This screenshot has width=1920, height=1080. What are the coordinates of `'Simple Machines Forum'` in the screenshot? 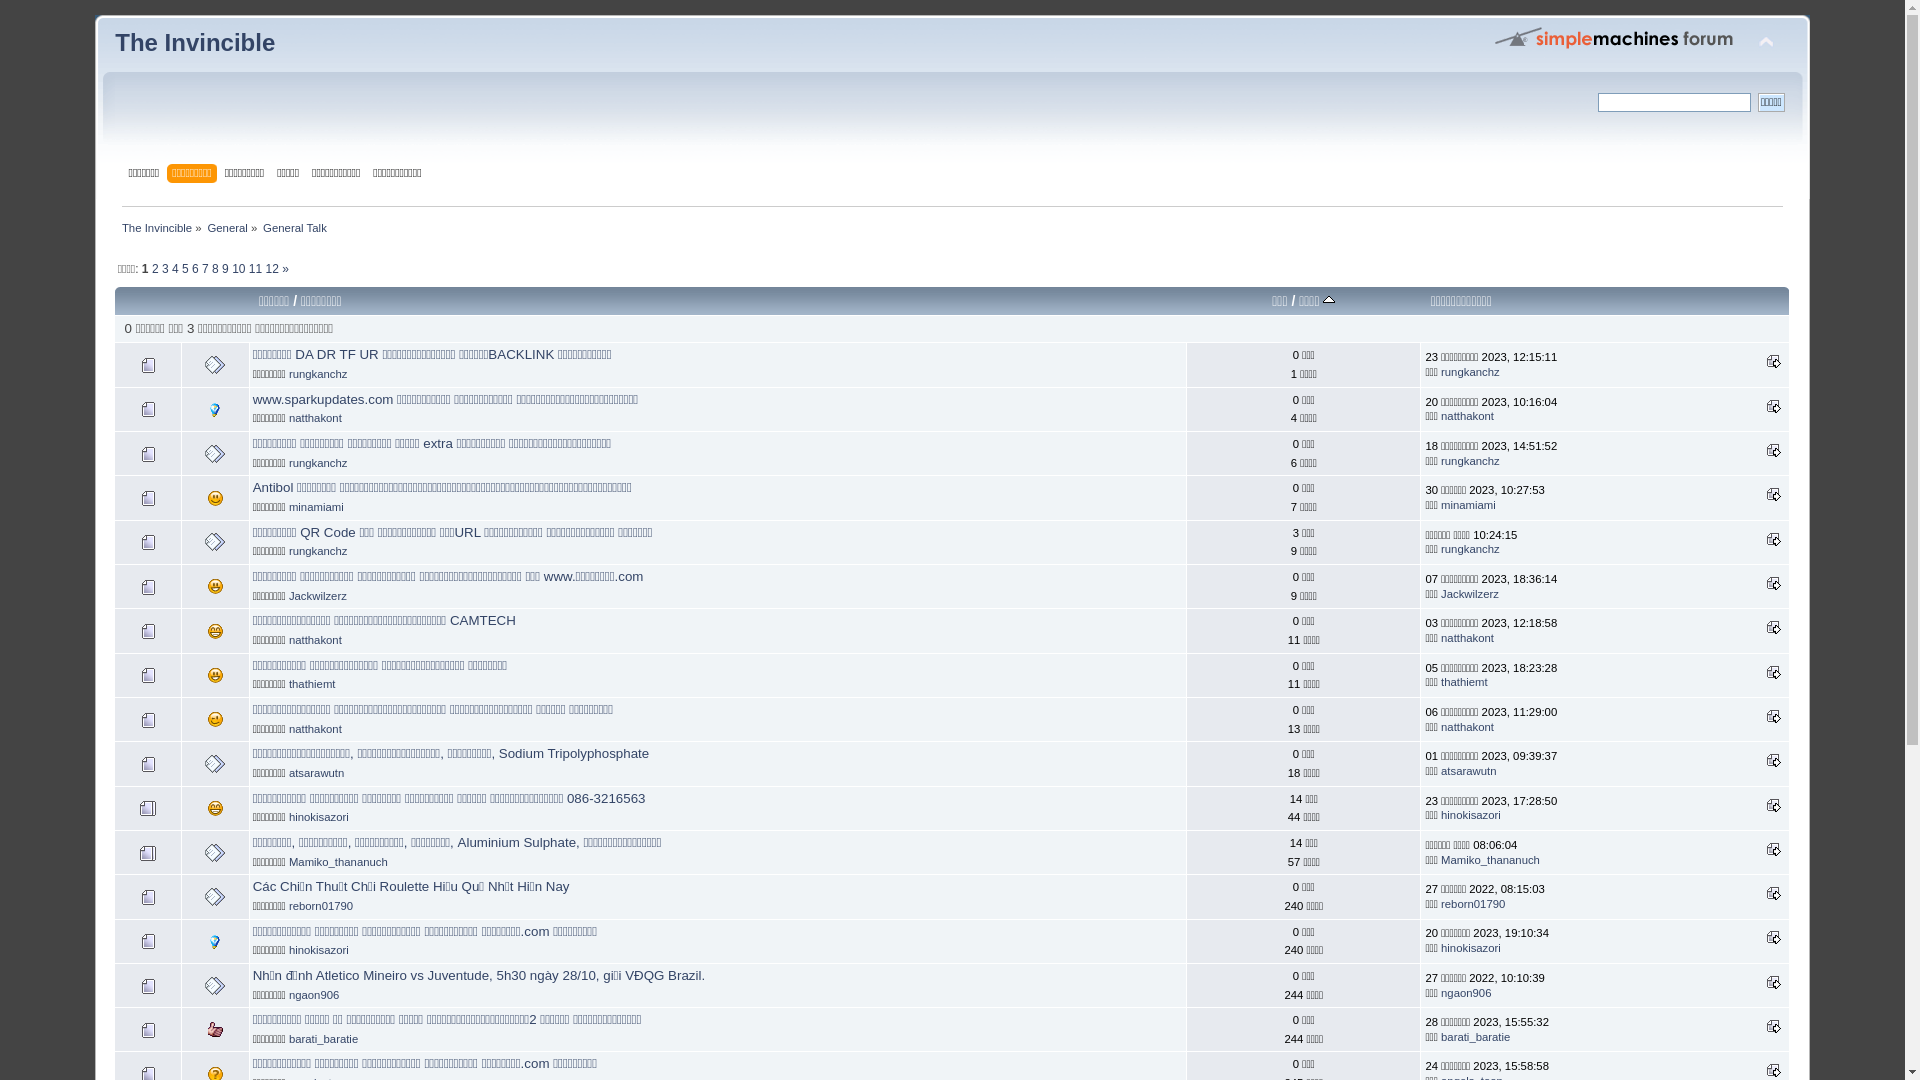 It's located at (1614, 37).